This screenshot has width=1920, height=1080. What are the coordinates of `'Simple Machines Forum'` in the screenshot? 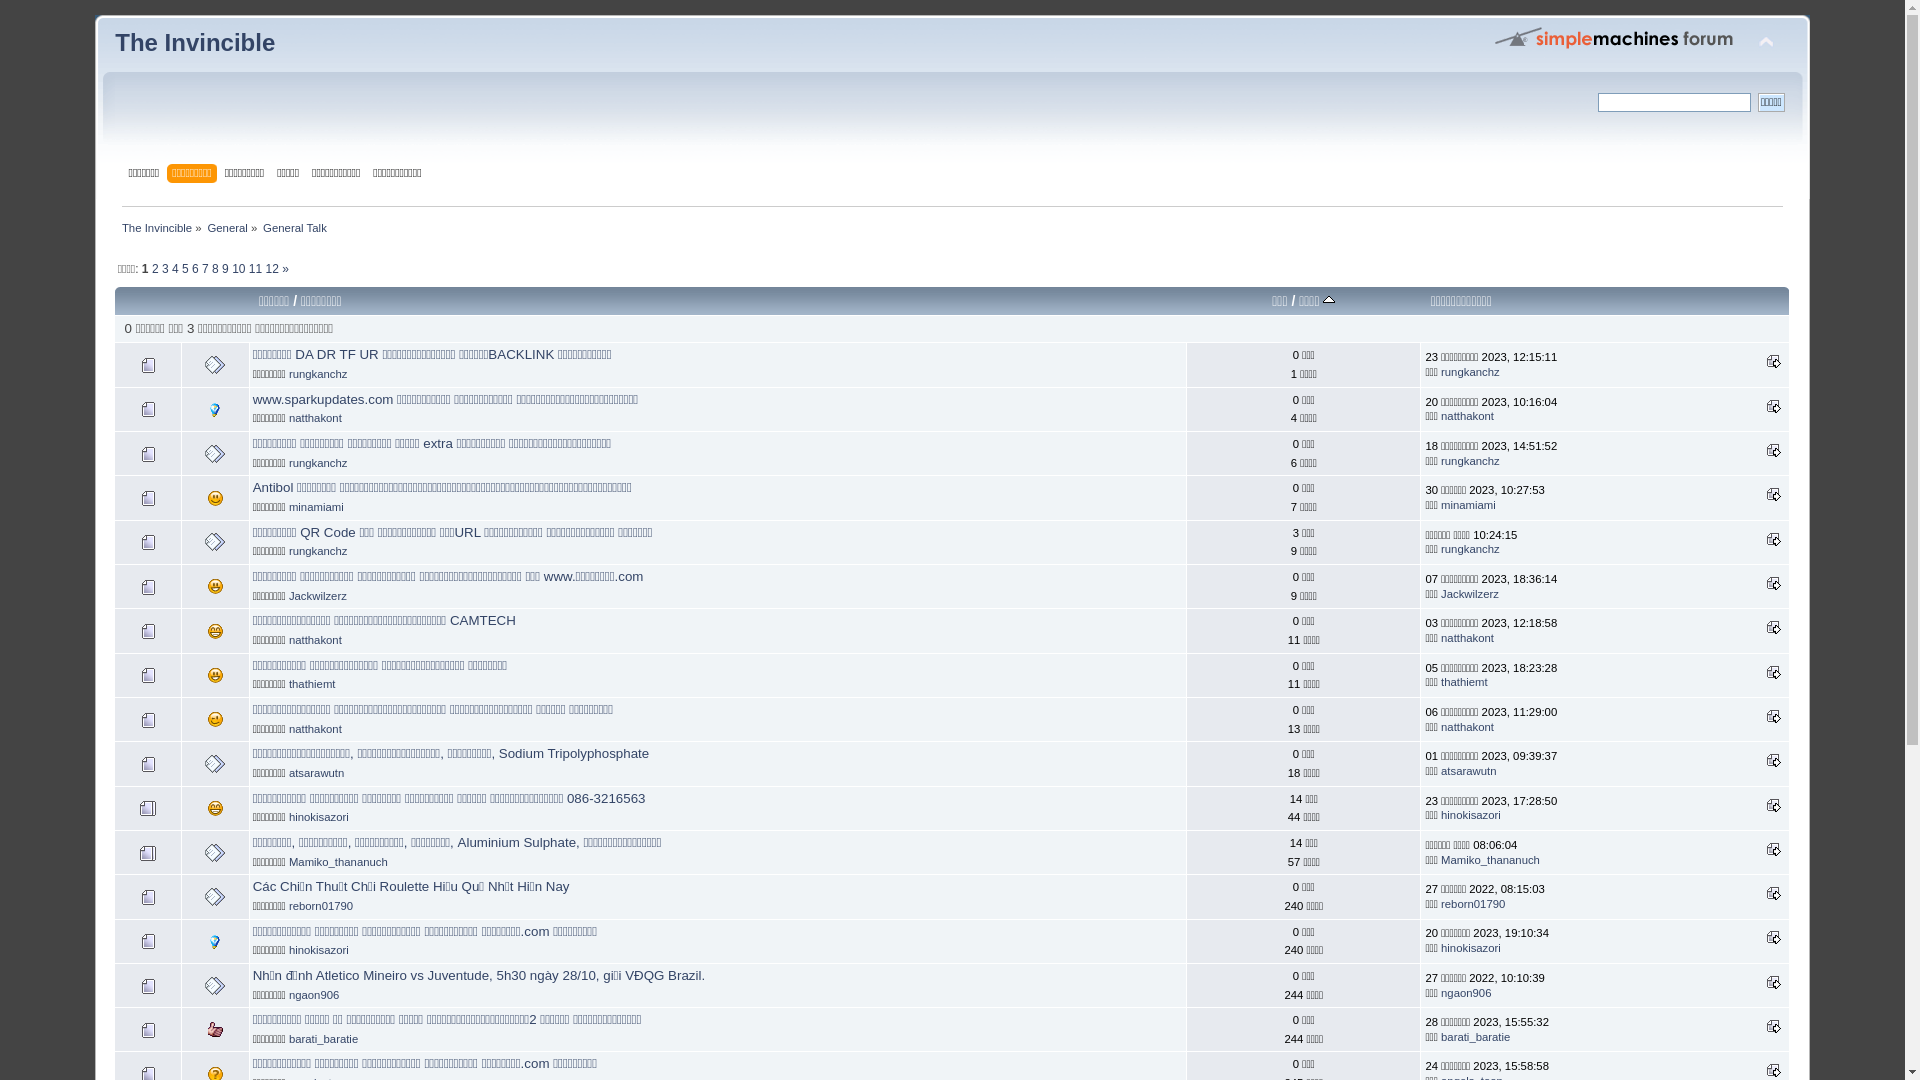 It's located at (1614, 37).